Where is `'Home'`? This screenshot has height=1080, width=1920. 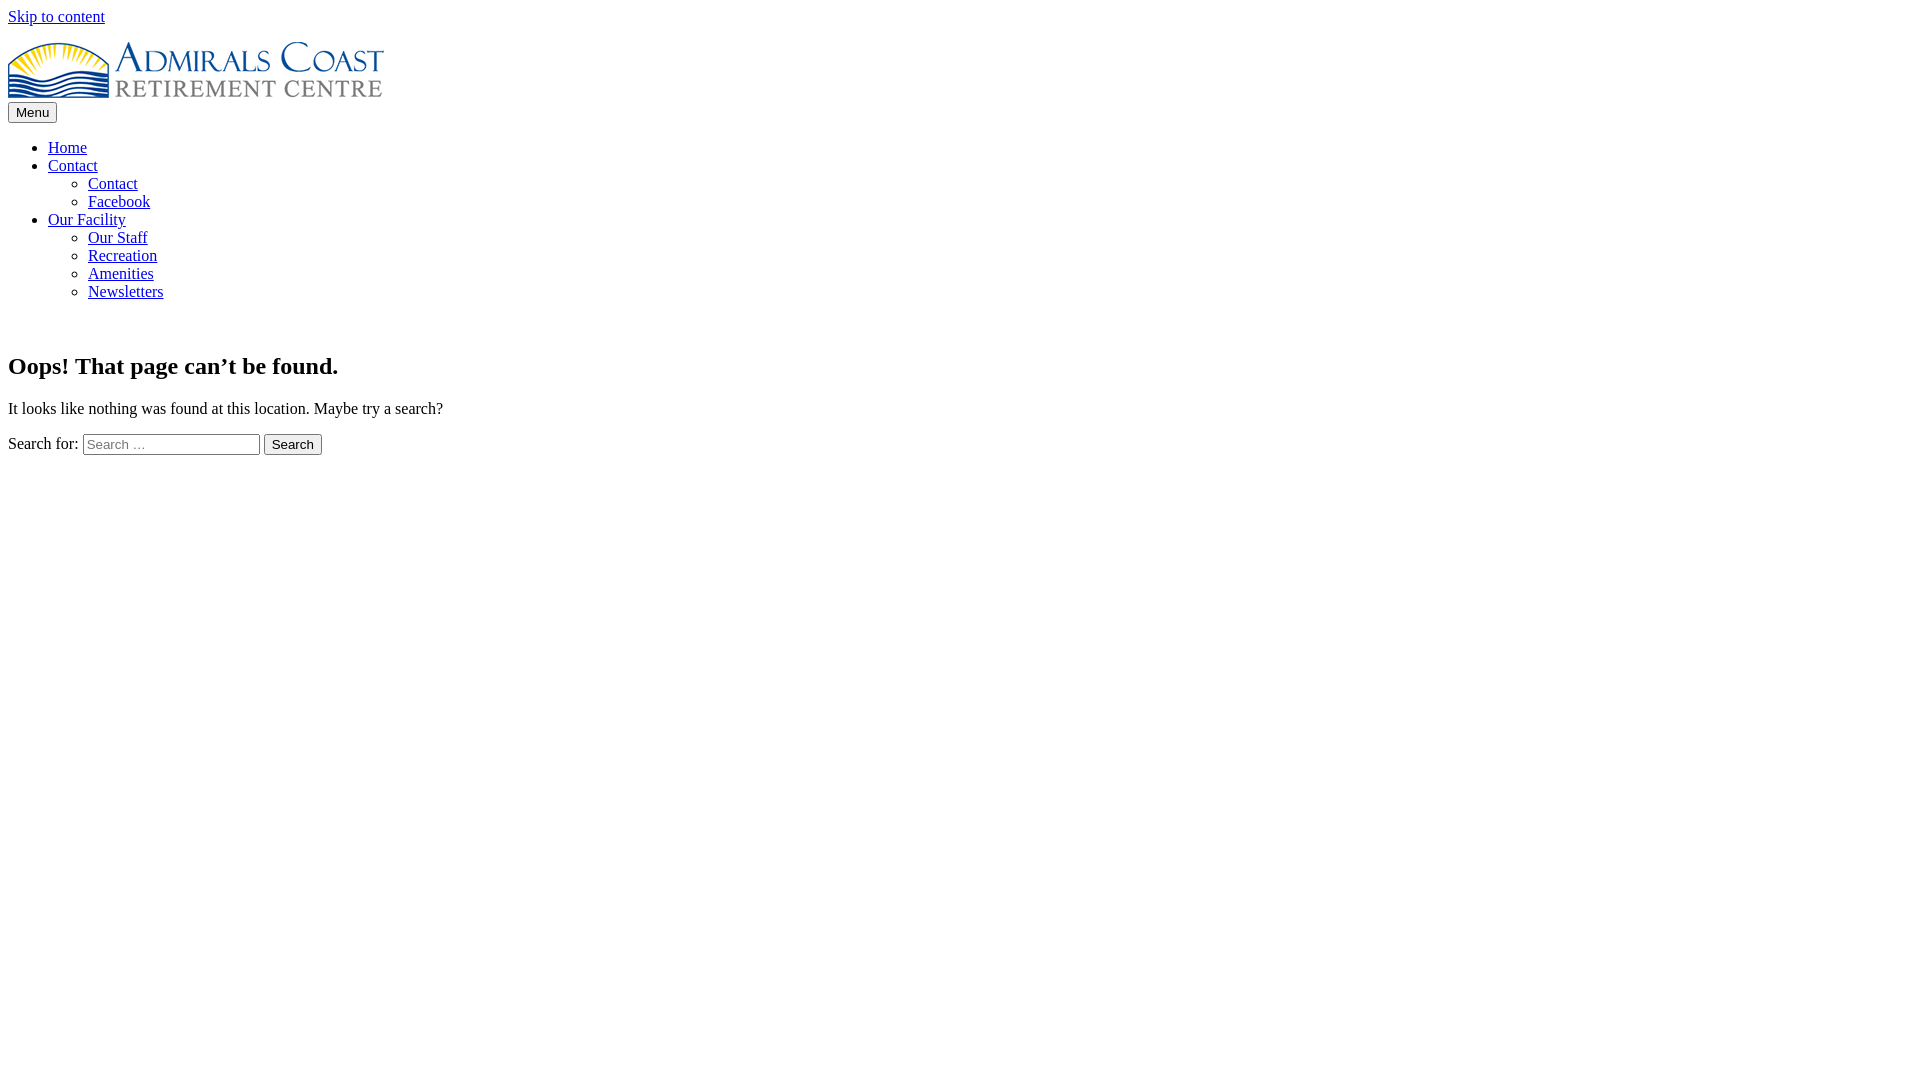 'Home' is located at coordinates (48, 146).